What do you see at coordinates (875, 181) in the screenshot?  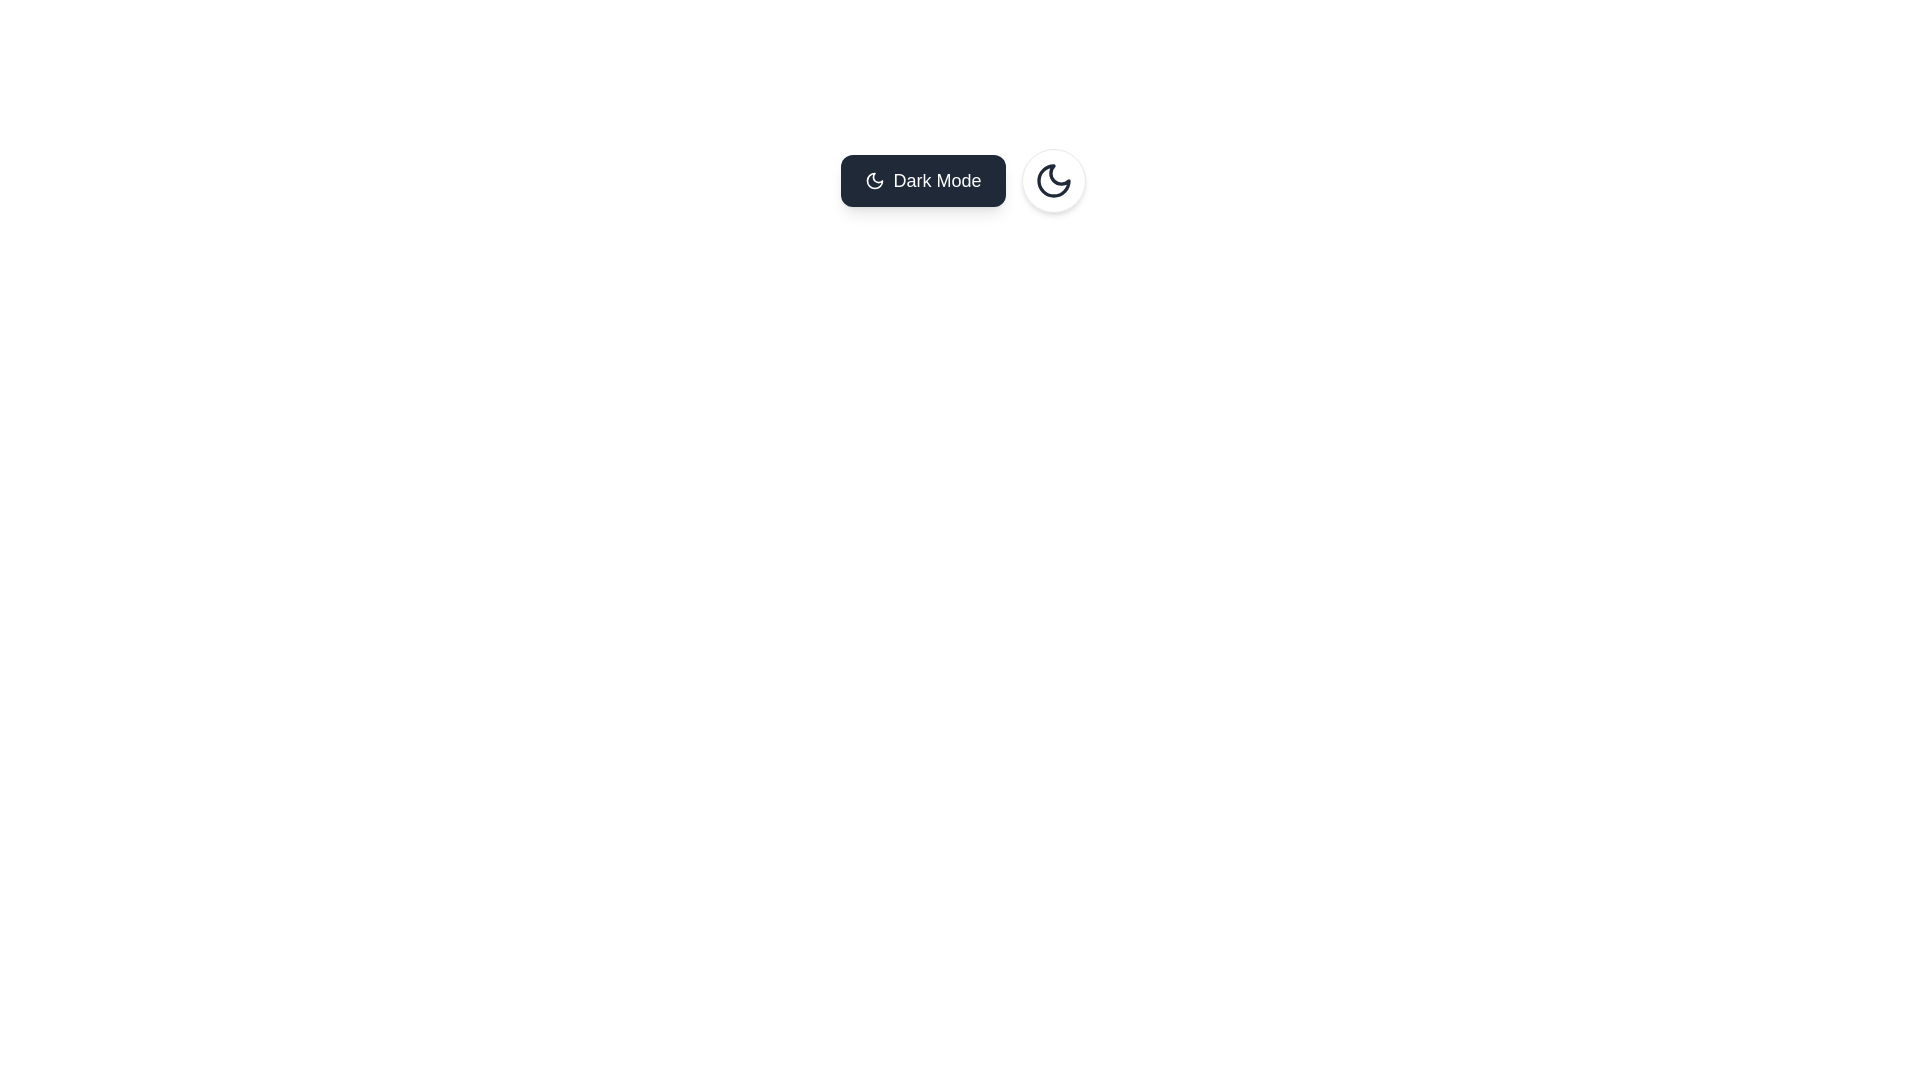 I see `the moon icon representing the 'Dark Mode' functionality` at bounding box center [875, 181].